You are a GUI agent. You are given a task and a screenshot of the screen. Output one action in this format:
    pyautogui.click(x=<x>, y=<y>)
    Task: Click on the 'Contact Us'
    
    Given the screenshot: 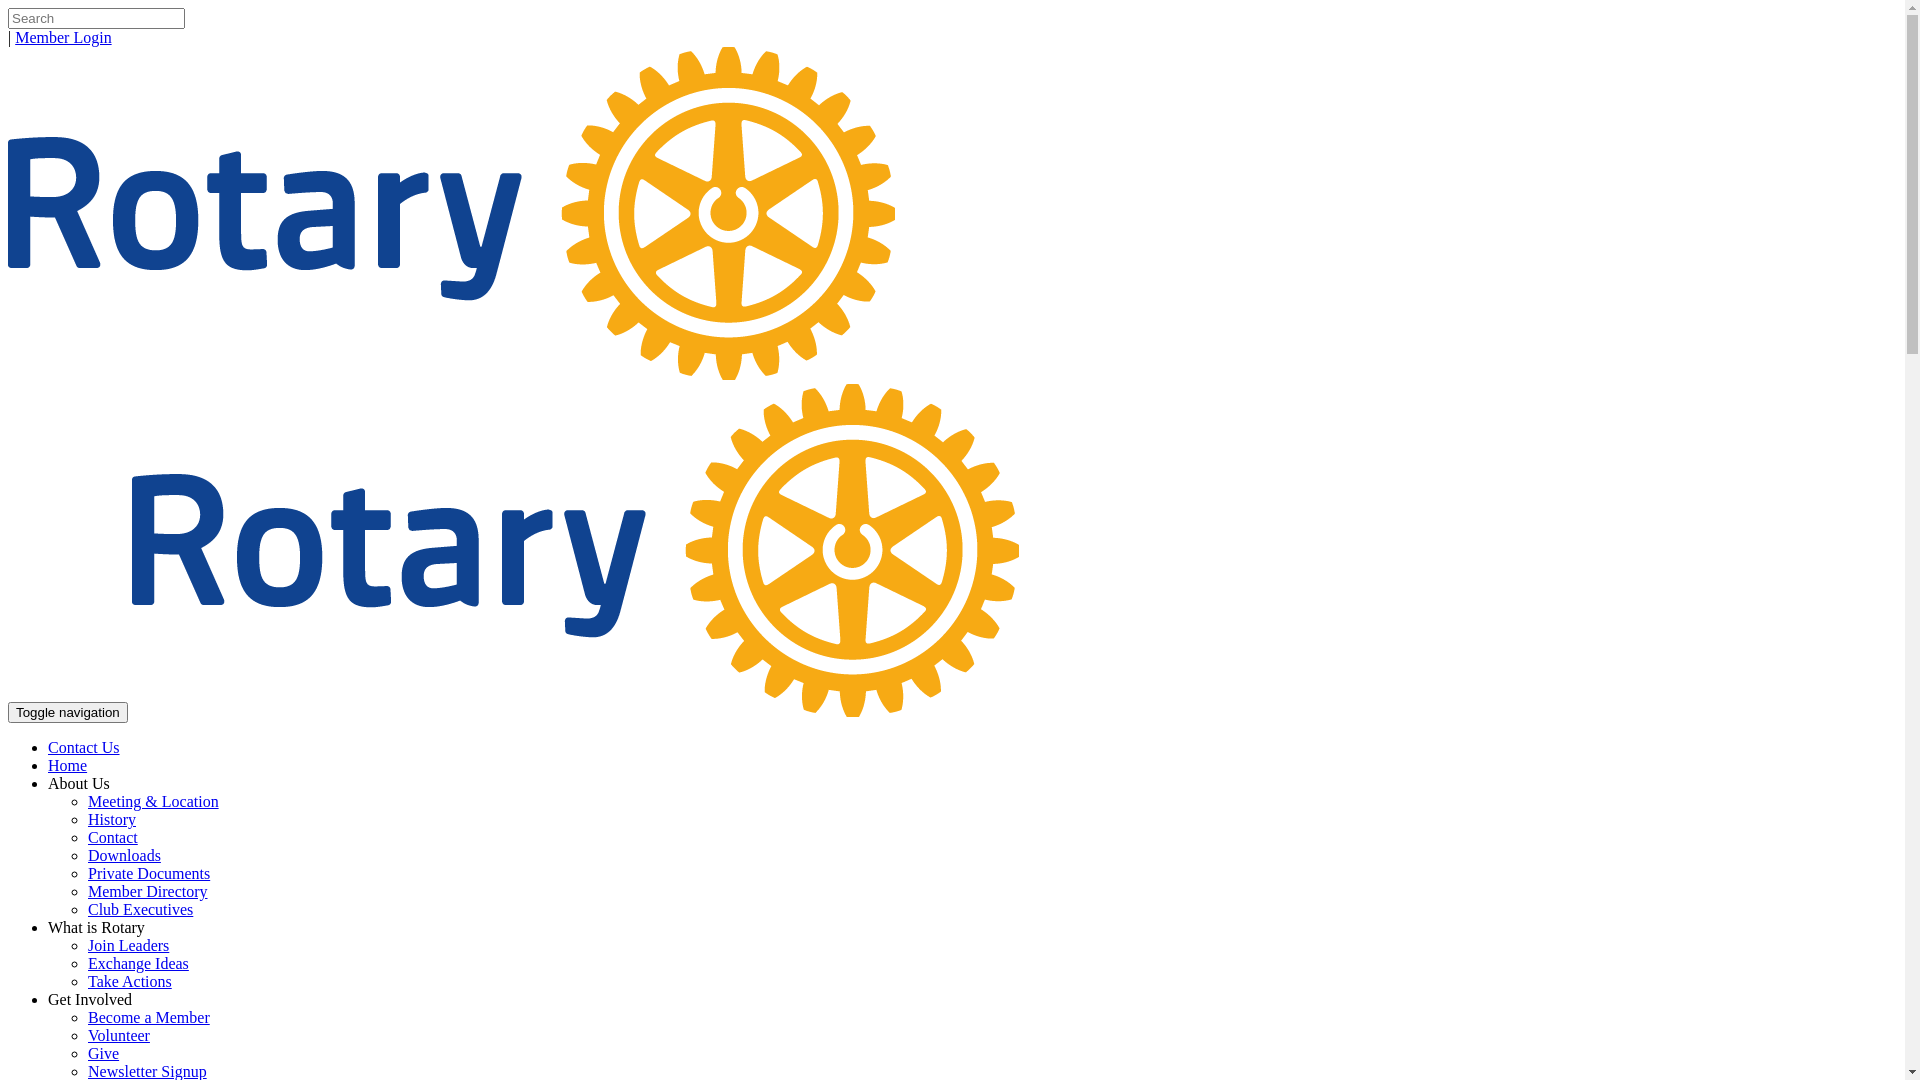 What is the action you would take?
    pyautogui.click(x=82, y=747)
    